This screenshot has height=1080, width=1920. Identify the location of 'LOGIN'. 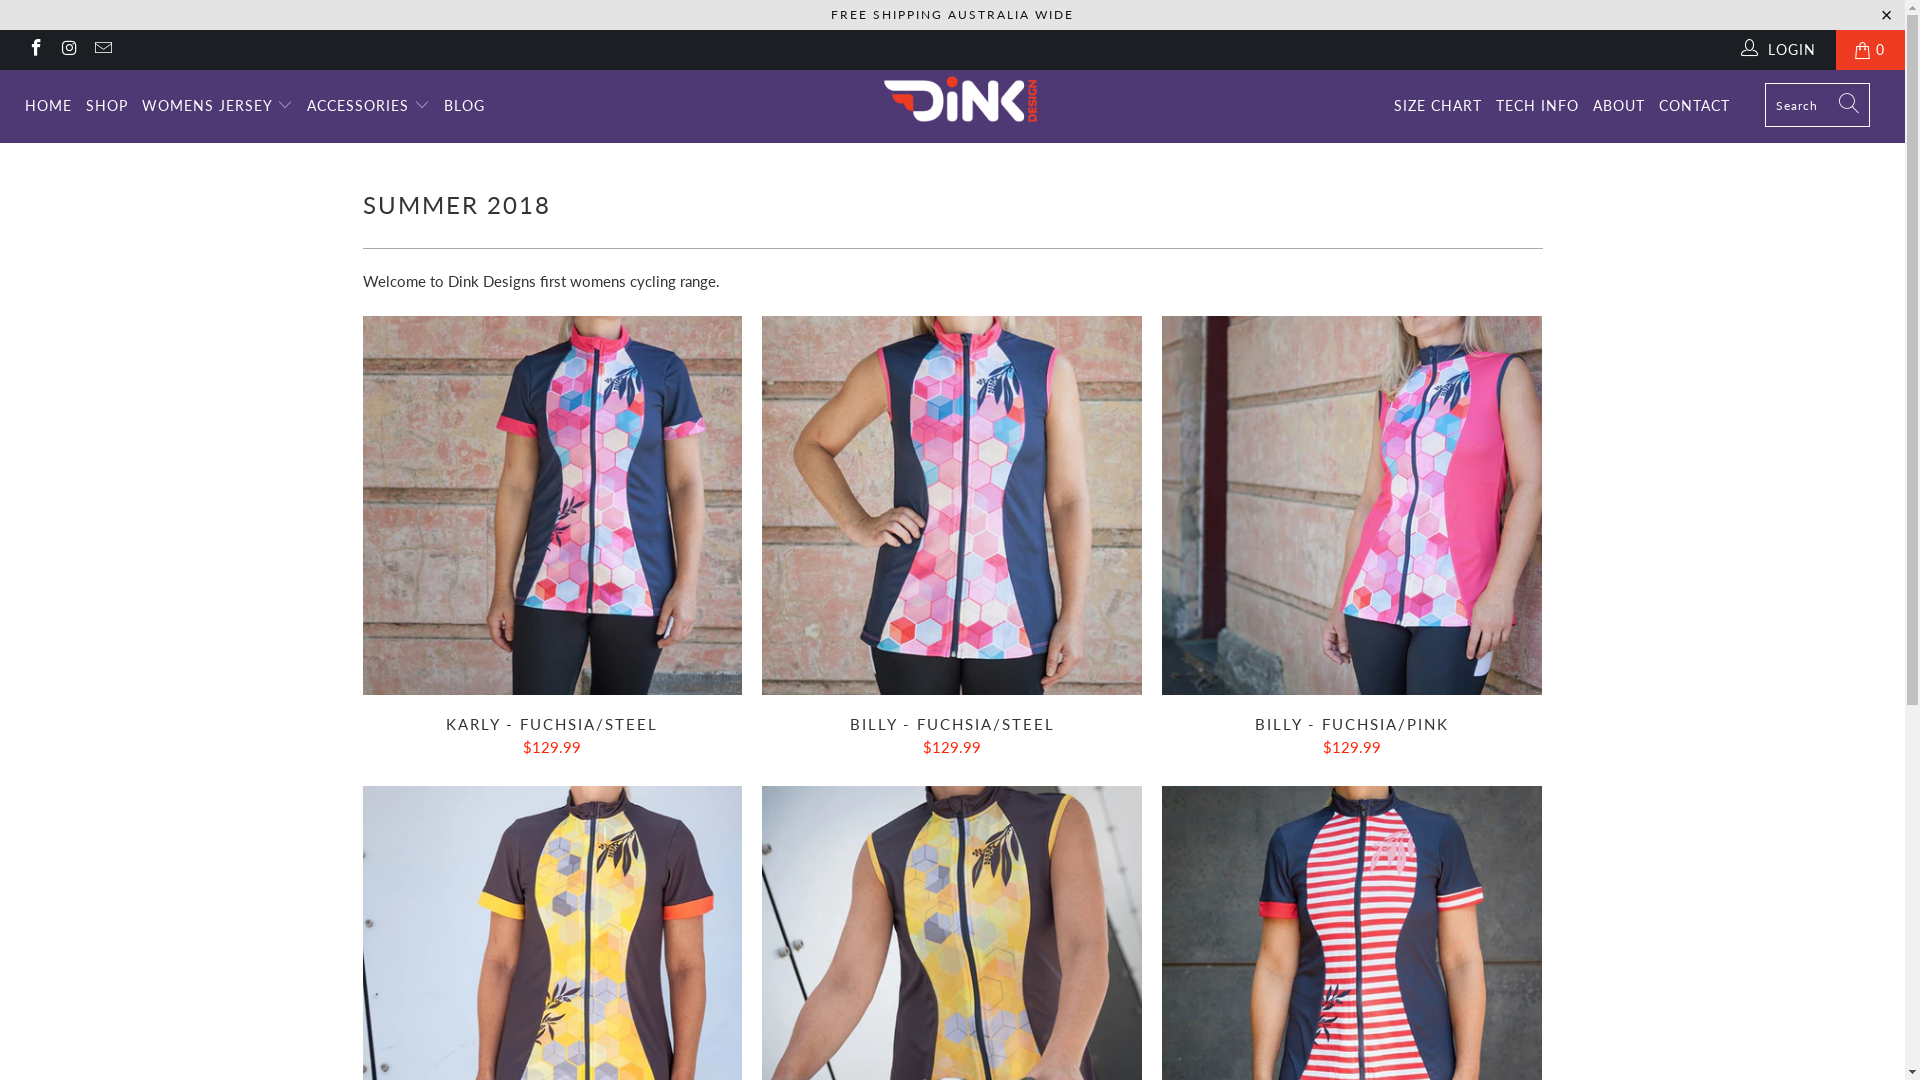
(1780, 49).